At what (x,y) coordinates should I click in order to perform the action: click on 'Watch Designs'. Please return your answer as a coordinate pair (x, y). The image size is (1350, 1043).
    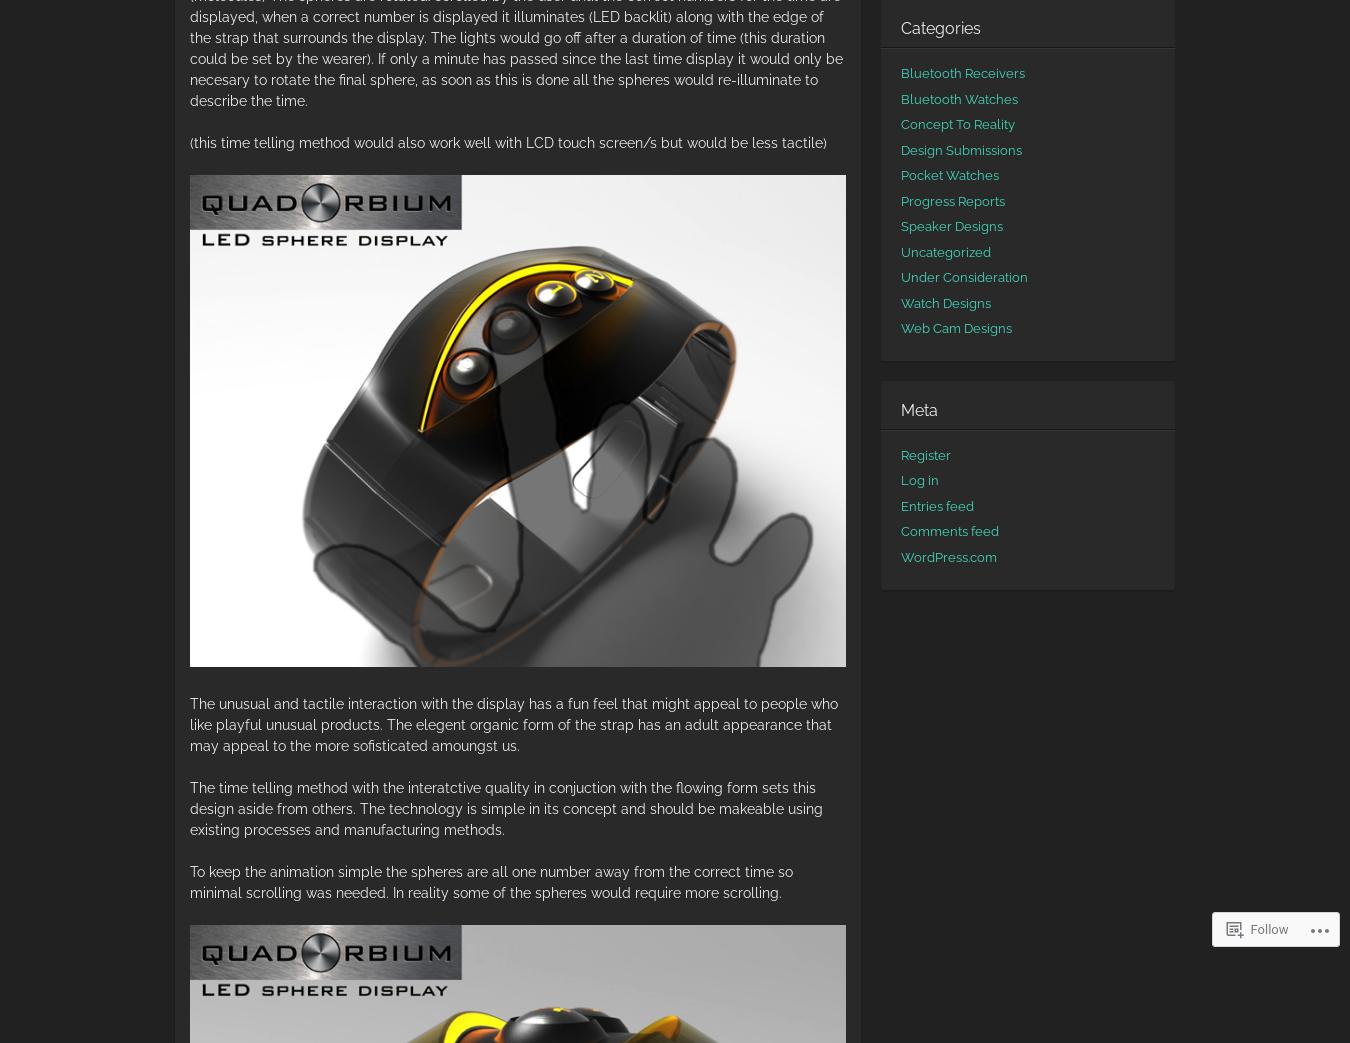
    Looking at the image, I should click on (944, 301).